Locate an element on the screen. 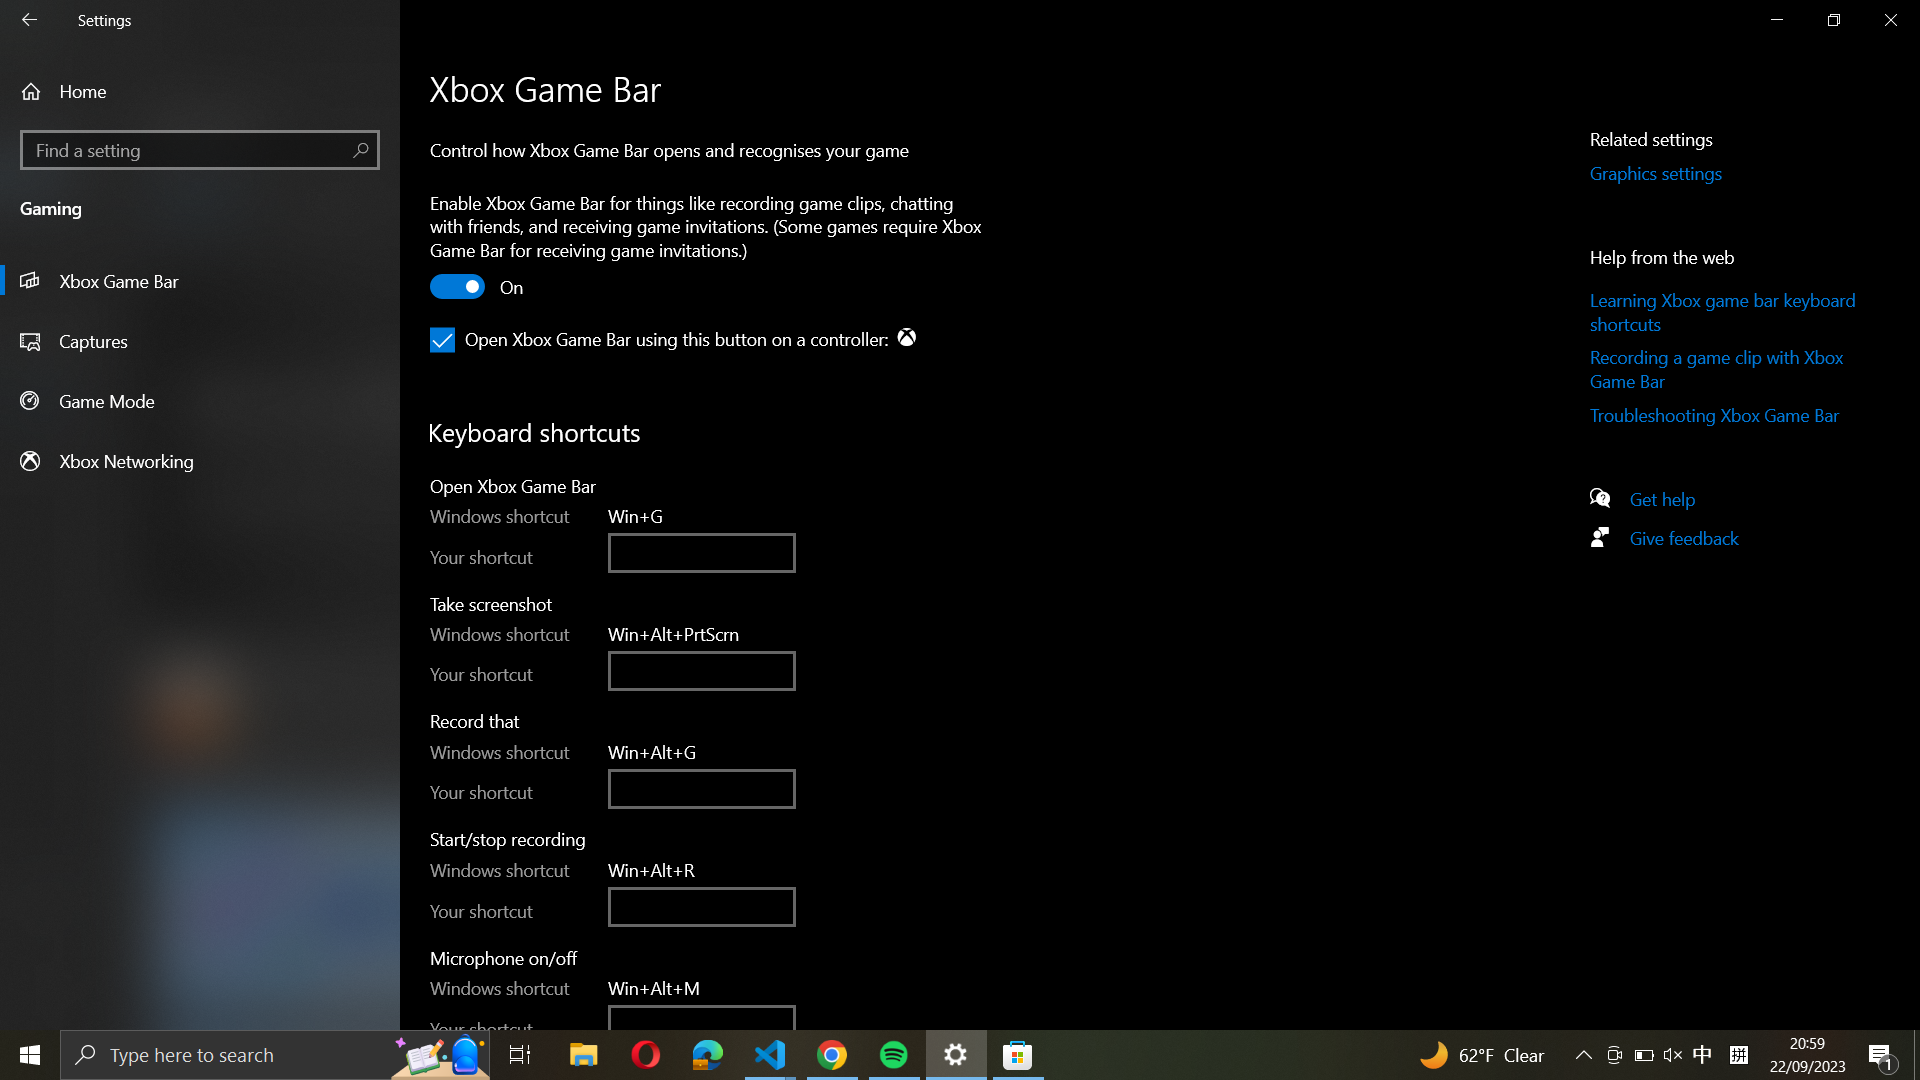  Create a "Win+M" hotkey to toggle the microphone on or off is located at coordinates (1348800, 1098360).